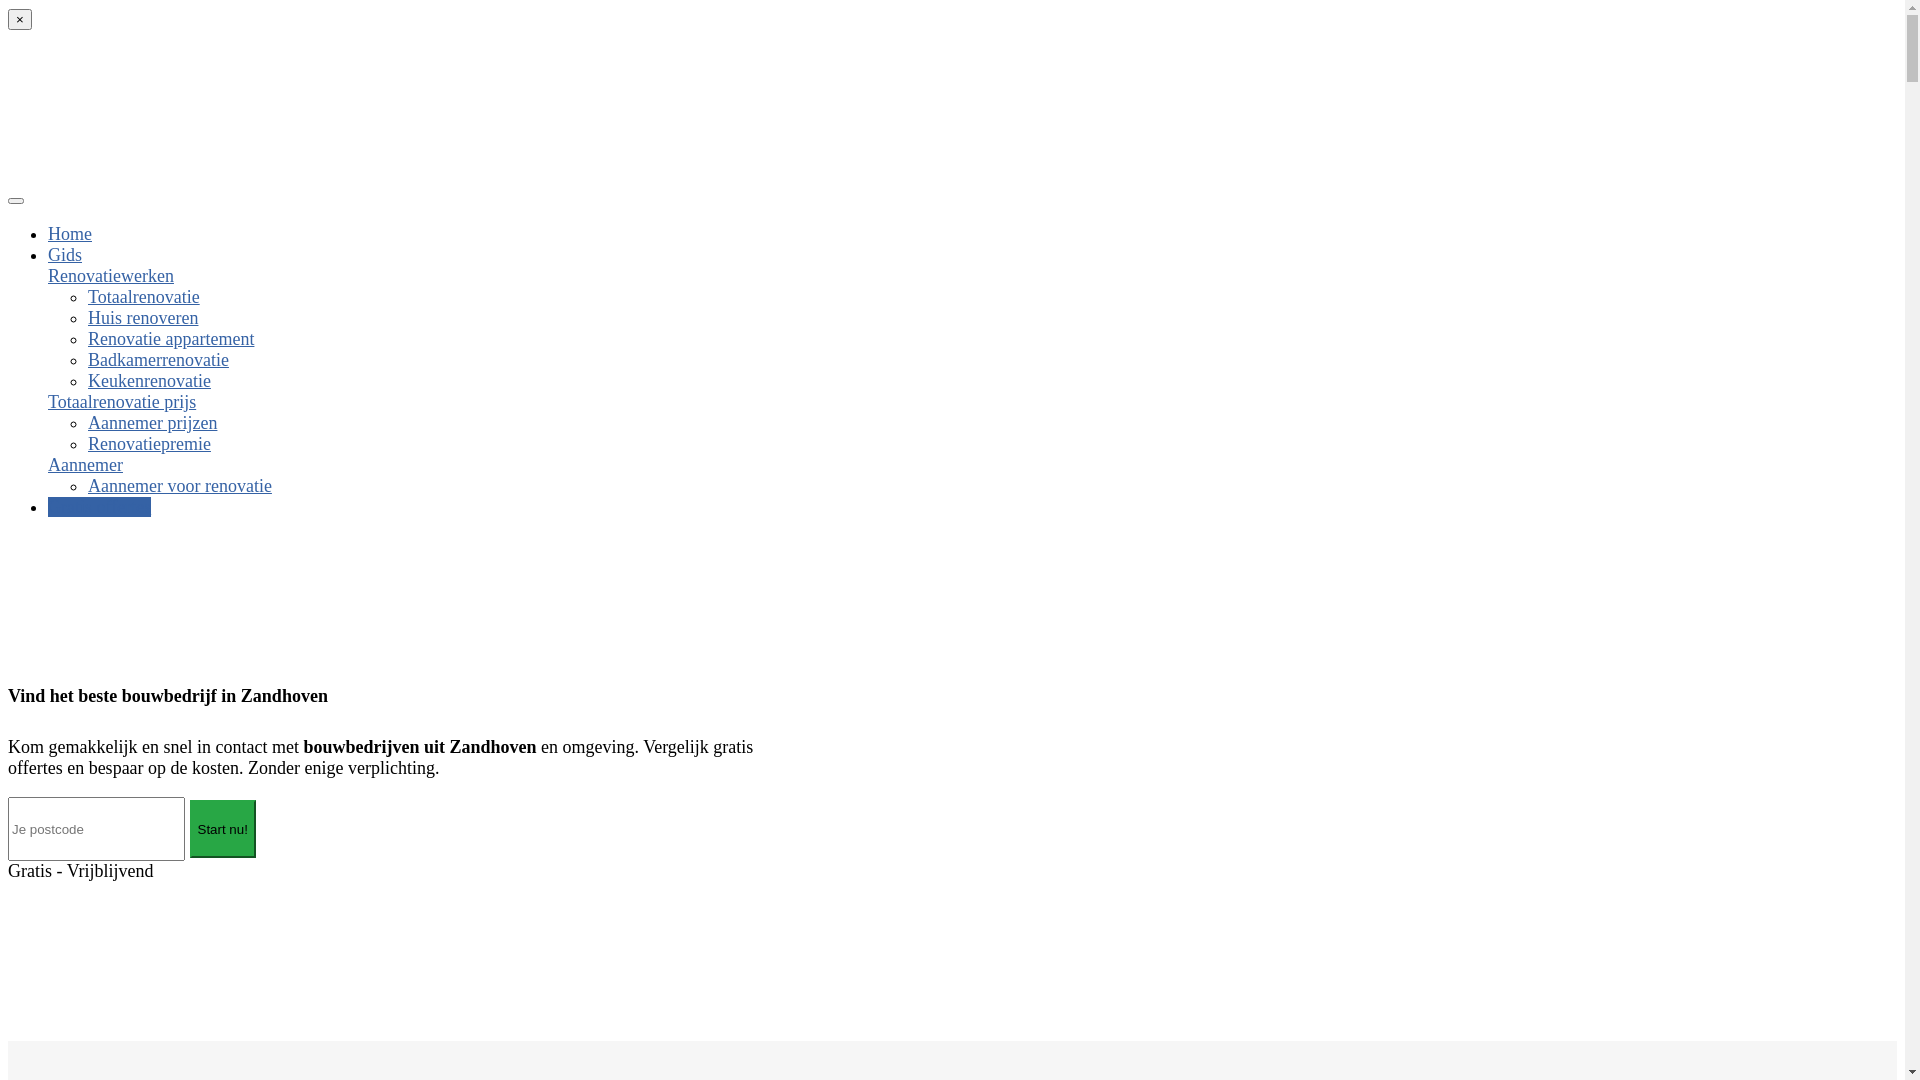 This screenshot has height=1080, width=1920. Describe the element at coordinates (120, 401) in the screenshot. I see `'Totaalrenovatie prijs'` at that location.